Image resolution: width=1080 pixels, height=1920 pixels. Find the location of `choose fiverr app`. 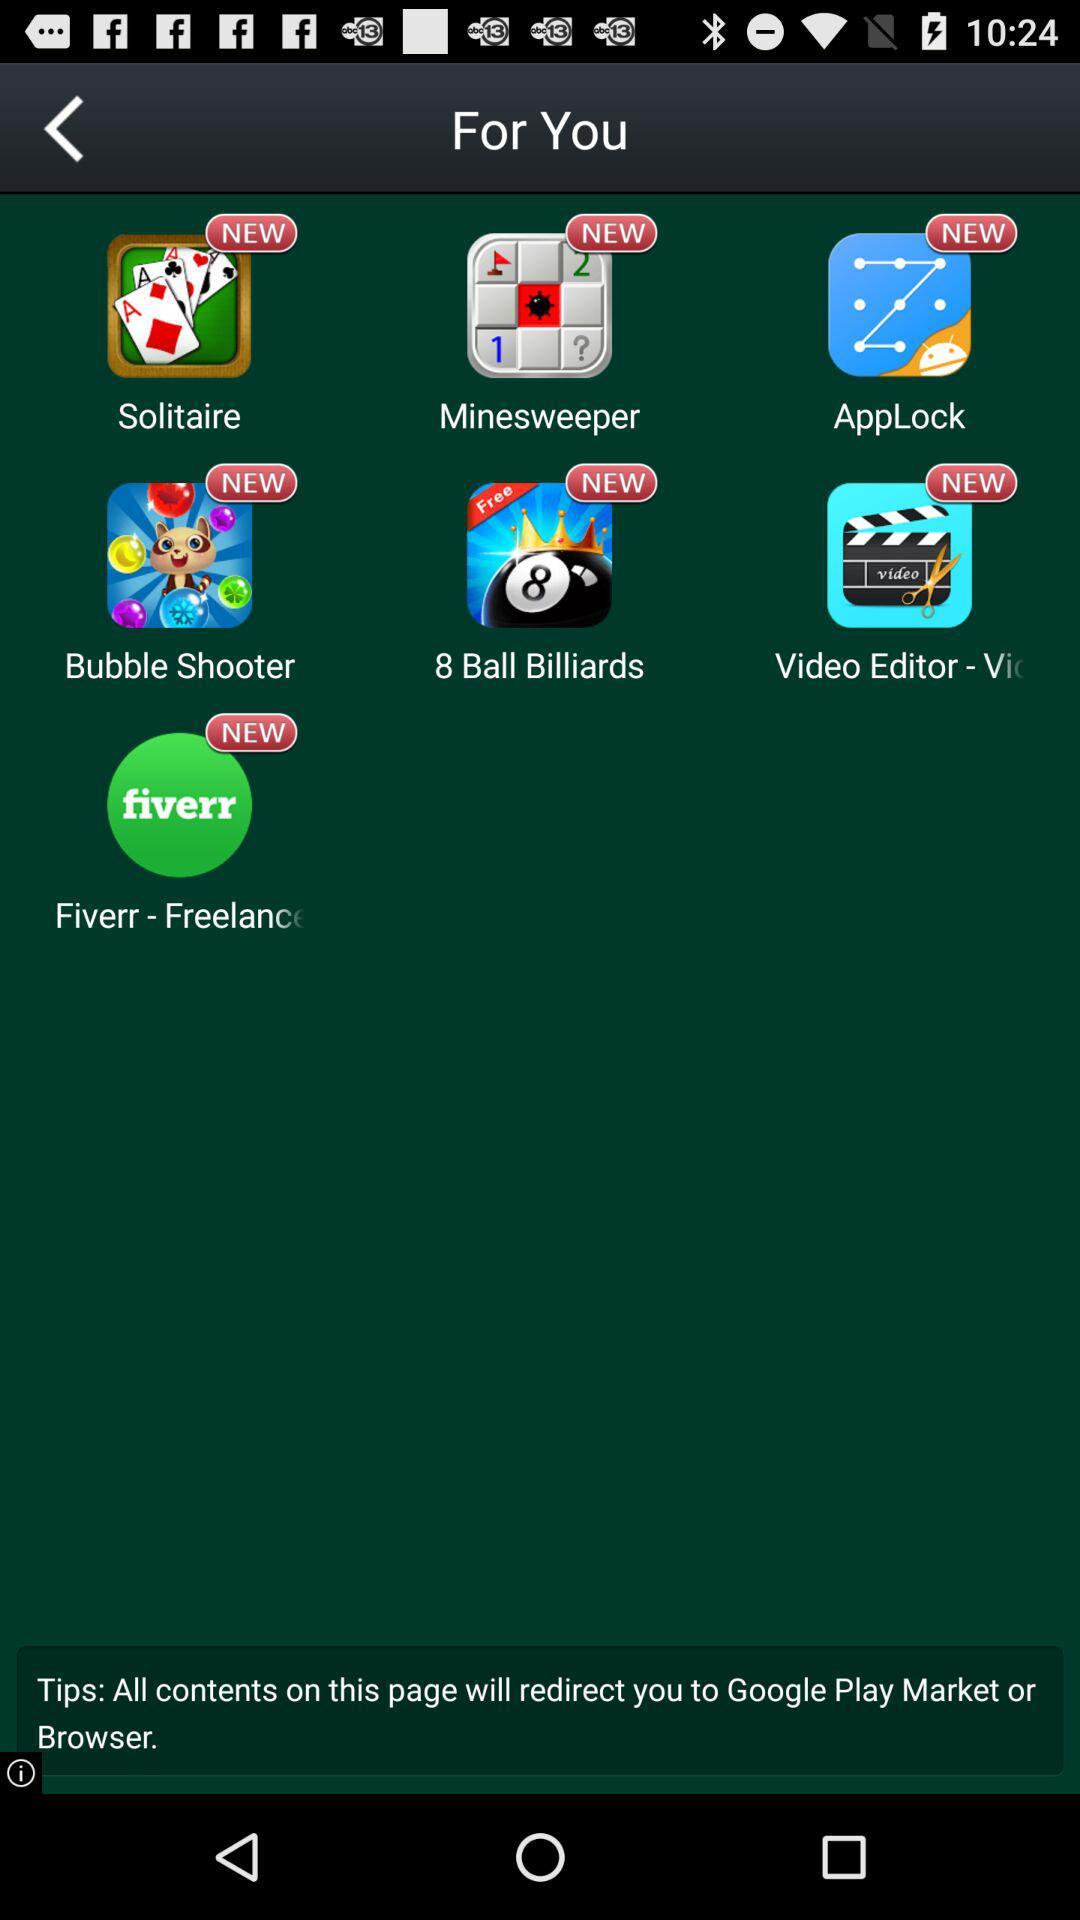

choose fiverr app is located at coordinates (178, 805).